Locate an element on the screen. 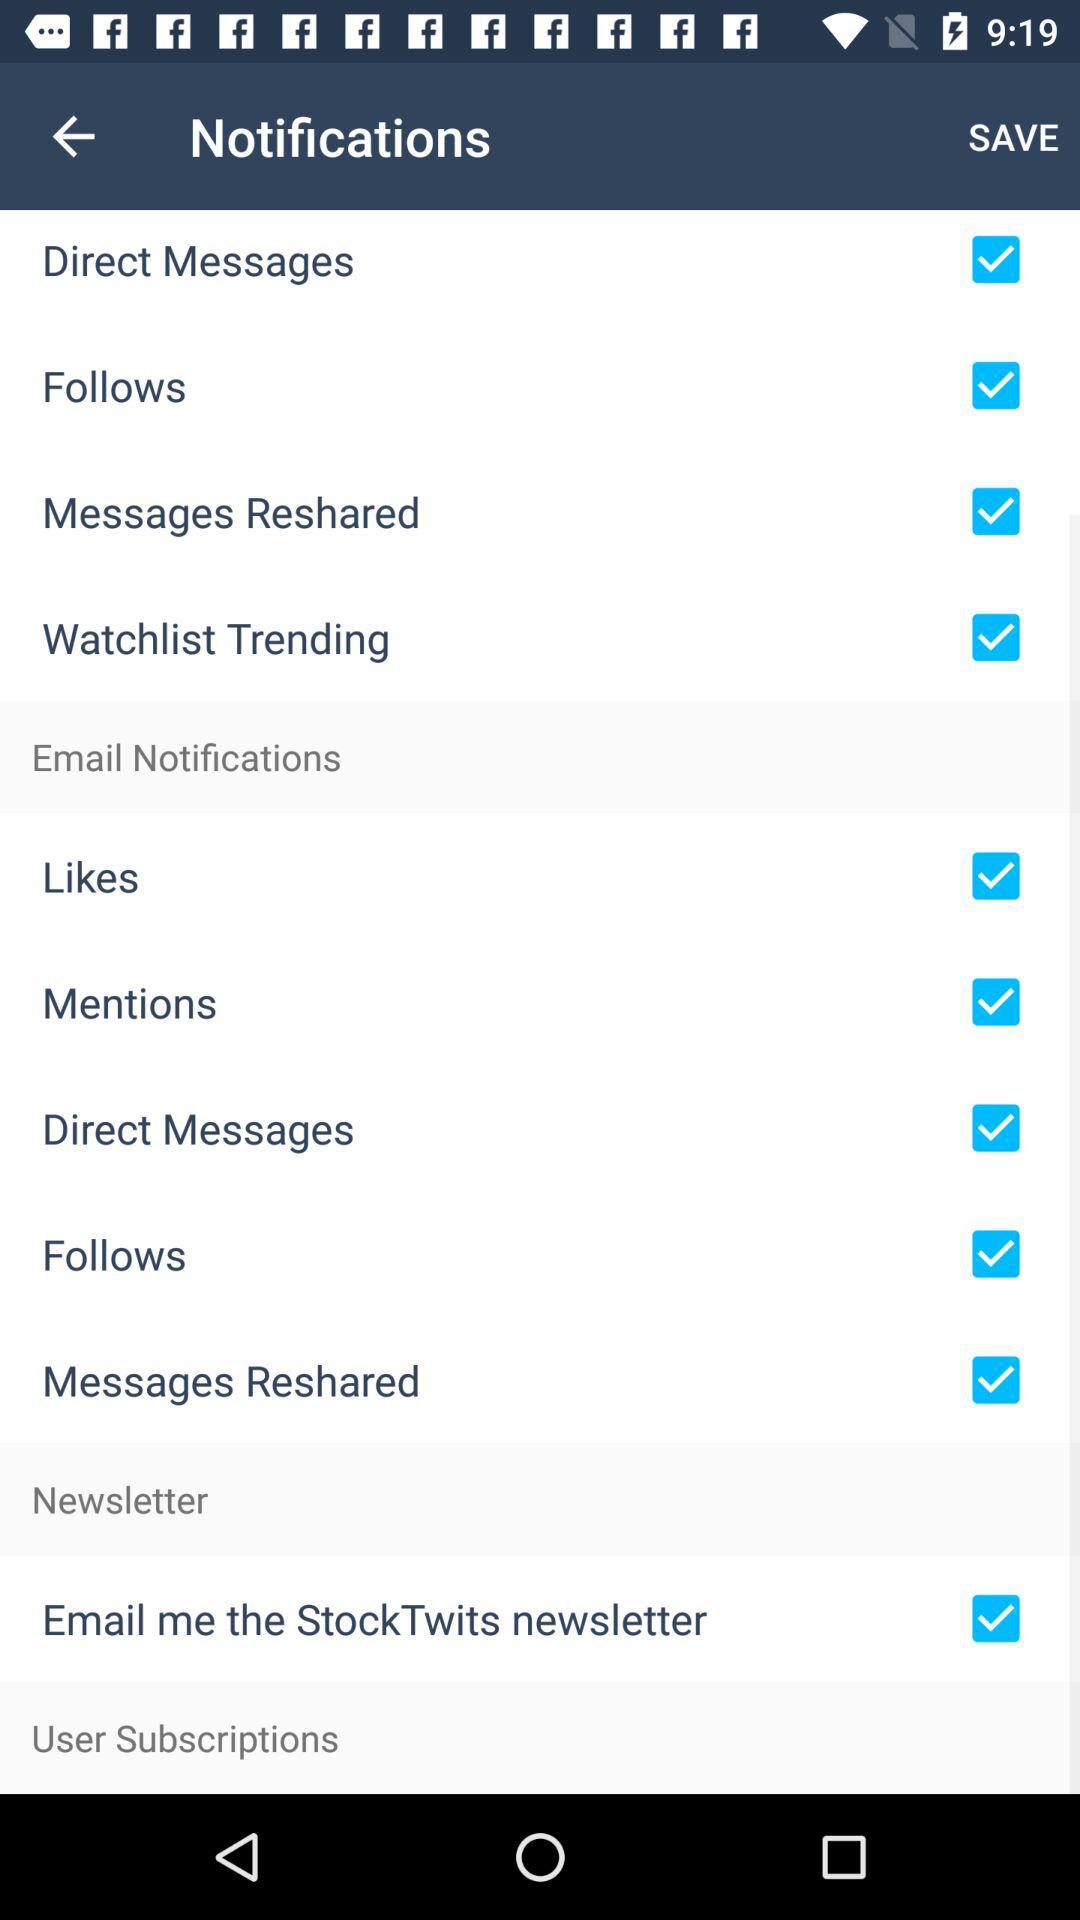  the box which is right hand side of  the text mentions is located at coordinates (995, 1002).